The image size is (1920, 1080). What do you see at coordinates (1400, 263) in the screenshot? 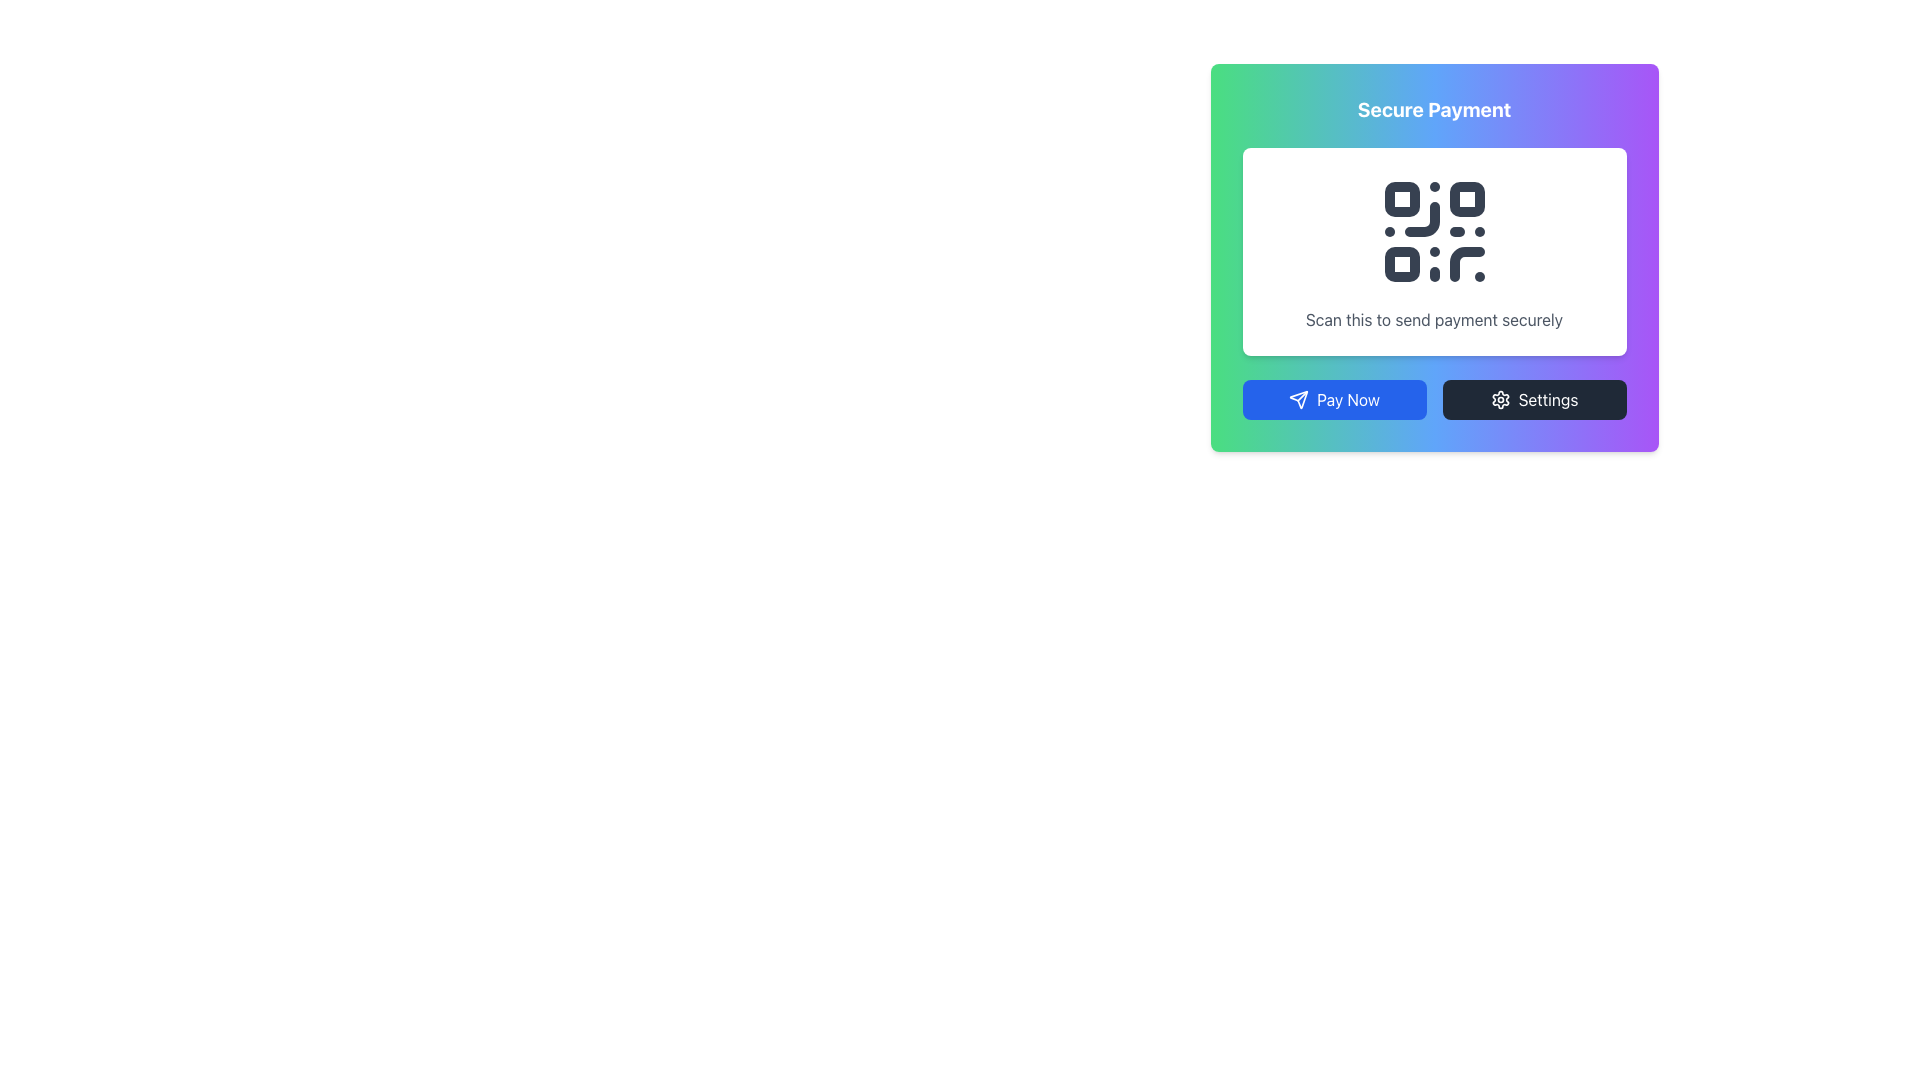
I see `the small square with rounded corners located in the bottom-left corner of the QR code pattern on the panel with a gradient background` at bounding box center [1400, 263].